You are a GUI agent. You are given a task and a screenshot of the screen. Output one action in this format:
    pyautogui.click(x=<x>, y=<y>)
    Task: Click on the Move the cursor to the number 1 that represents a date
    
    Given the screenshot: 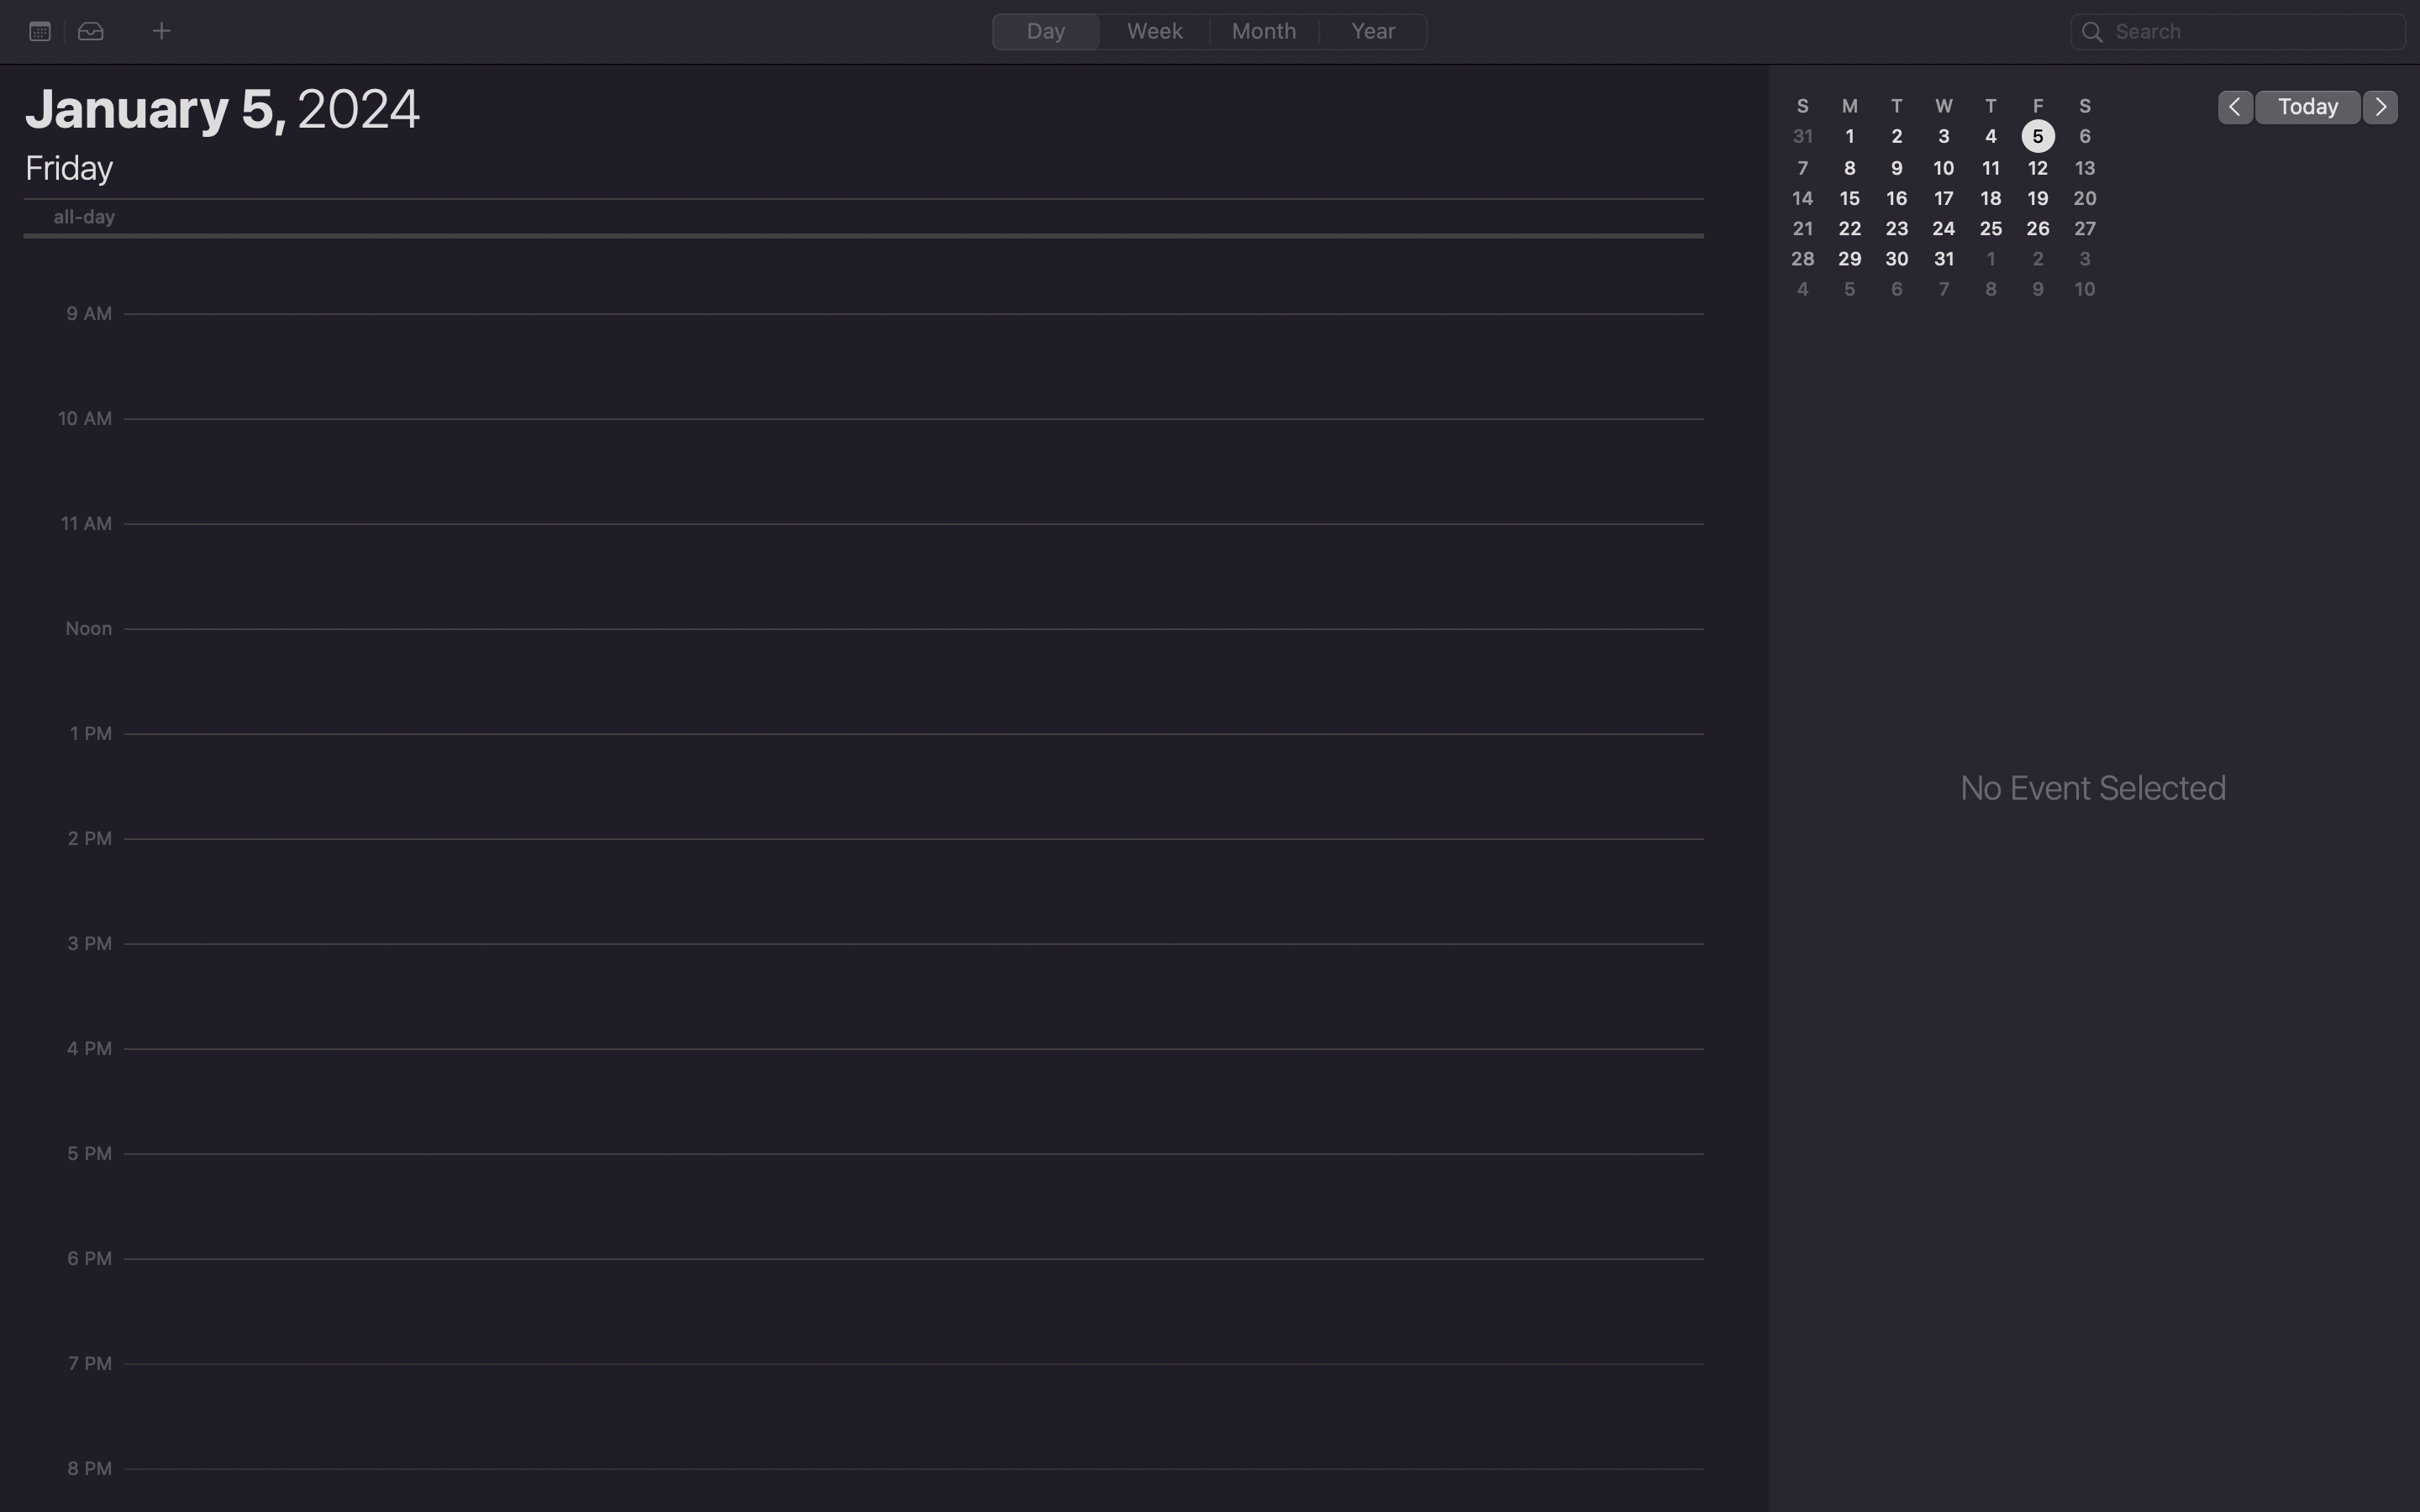 What is the action you would take?
    pyautogui.click(x=1851, y=134)
    